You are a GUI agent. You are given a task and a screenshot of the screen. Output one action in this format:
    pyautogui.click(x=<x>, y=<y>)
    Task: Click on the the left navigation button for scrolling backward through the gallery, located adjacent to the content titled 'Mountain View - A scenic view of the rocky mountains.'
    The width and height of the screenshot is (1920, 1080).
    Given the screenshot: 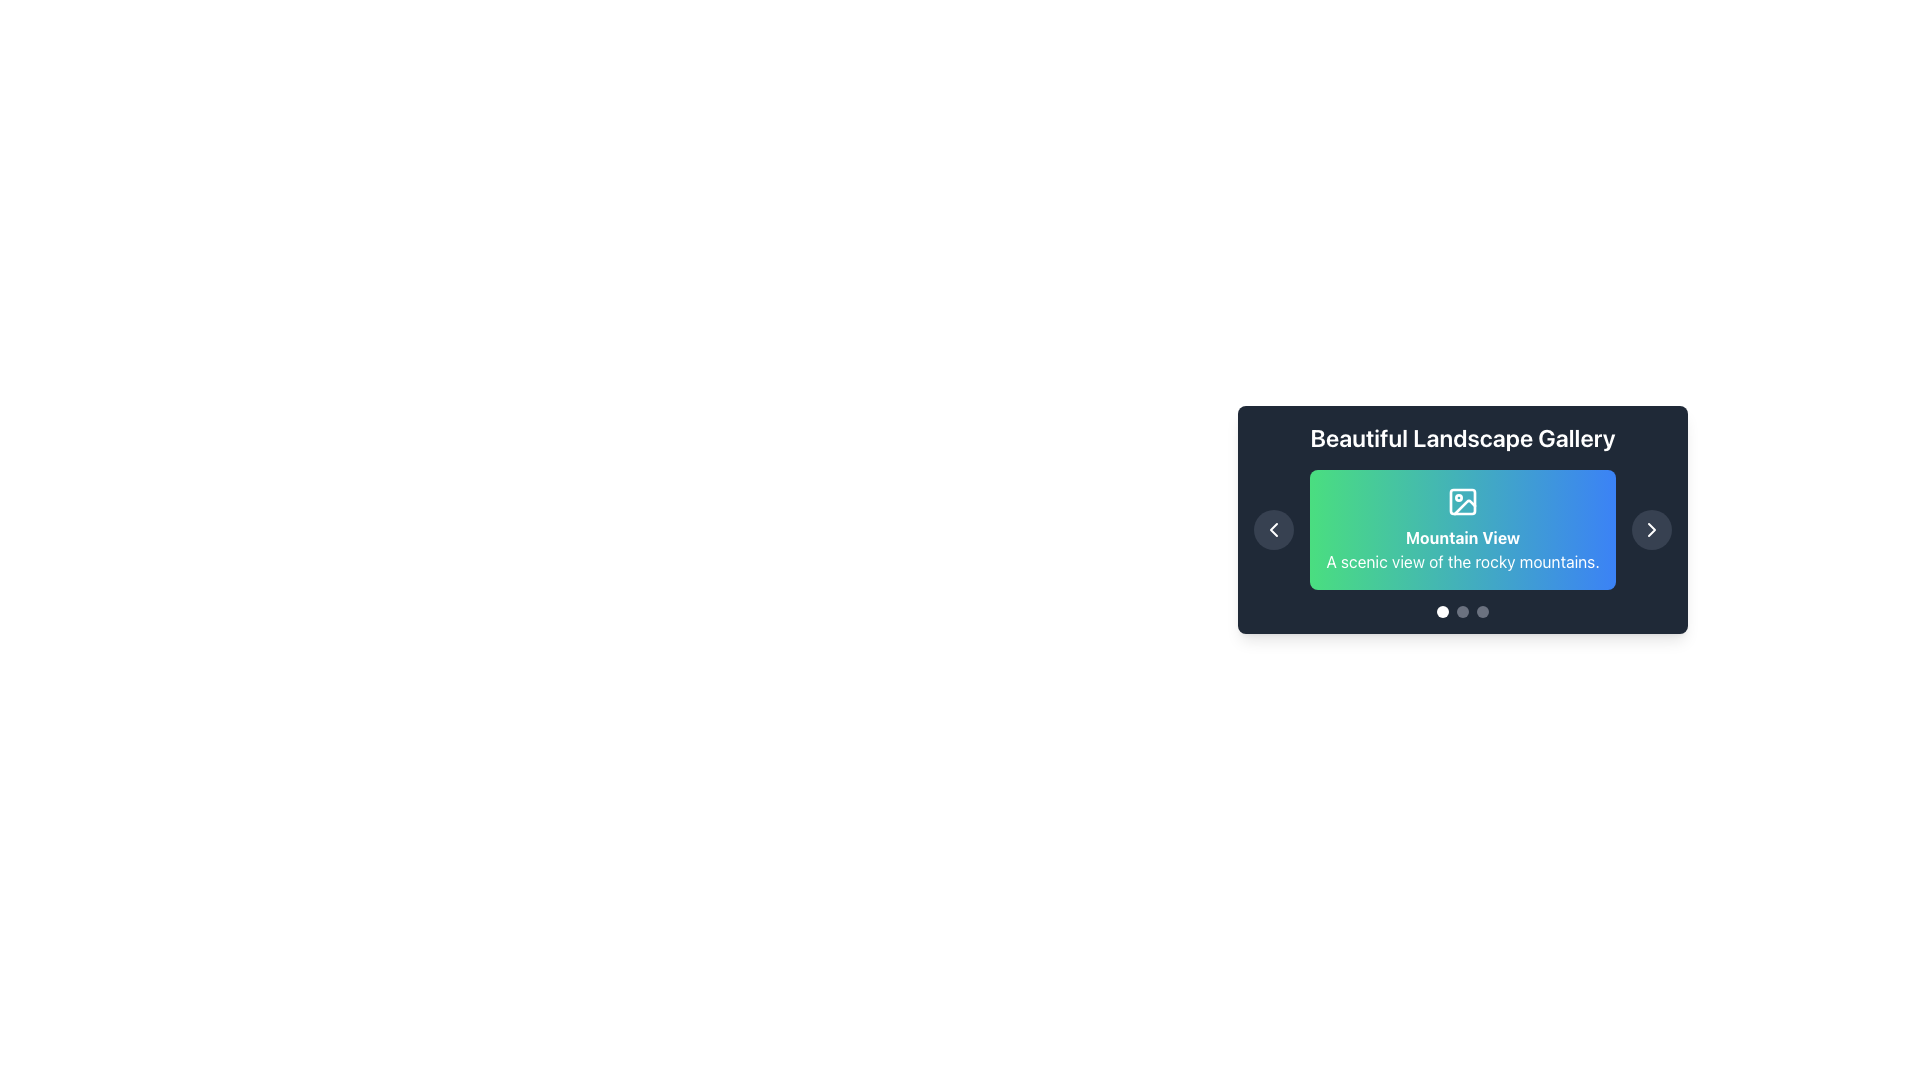 What is the action you would take?
    pyautogui.click(x=1272, y=528)
    